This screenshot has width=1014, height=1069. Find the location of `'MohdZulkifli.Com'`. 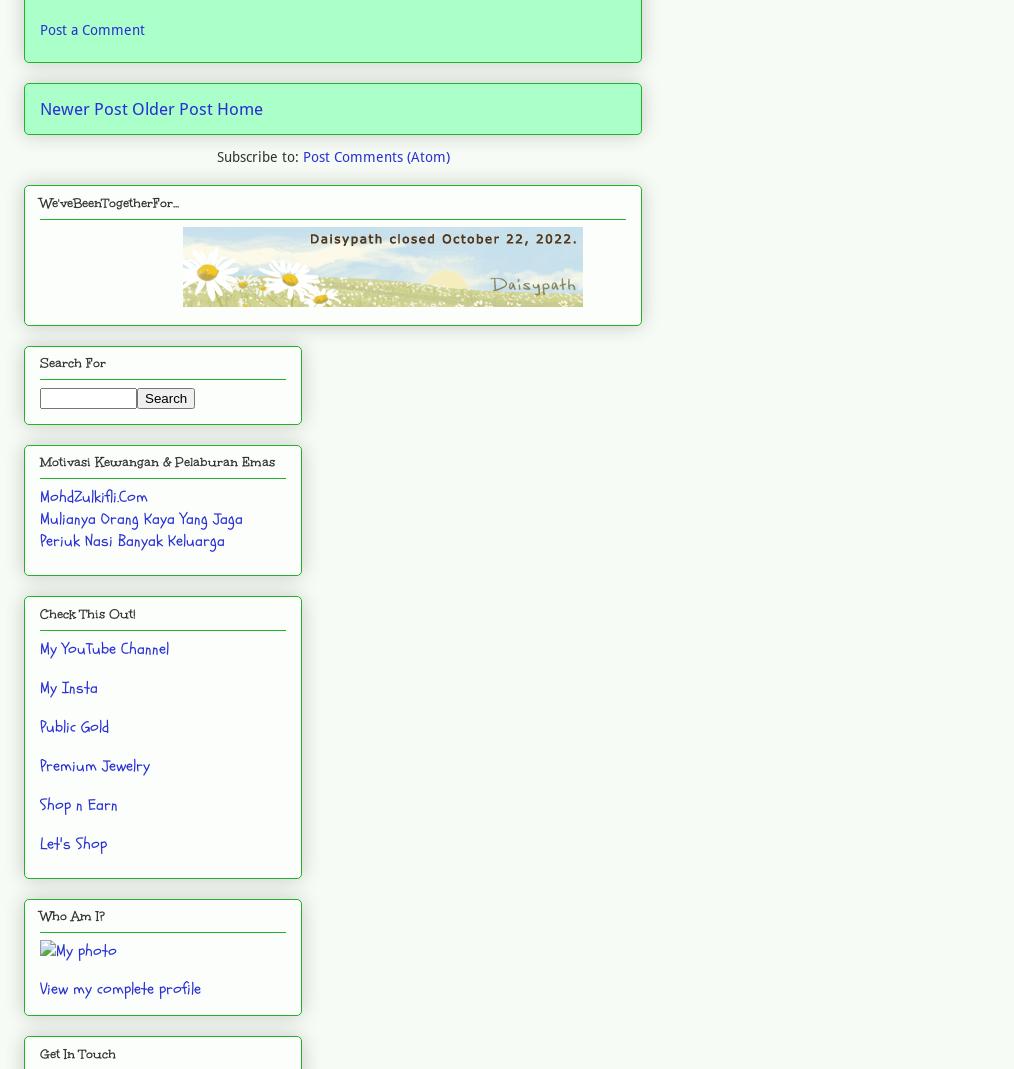

'MohdZulkifli.Com' is located at coordinates (93, 495).